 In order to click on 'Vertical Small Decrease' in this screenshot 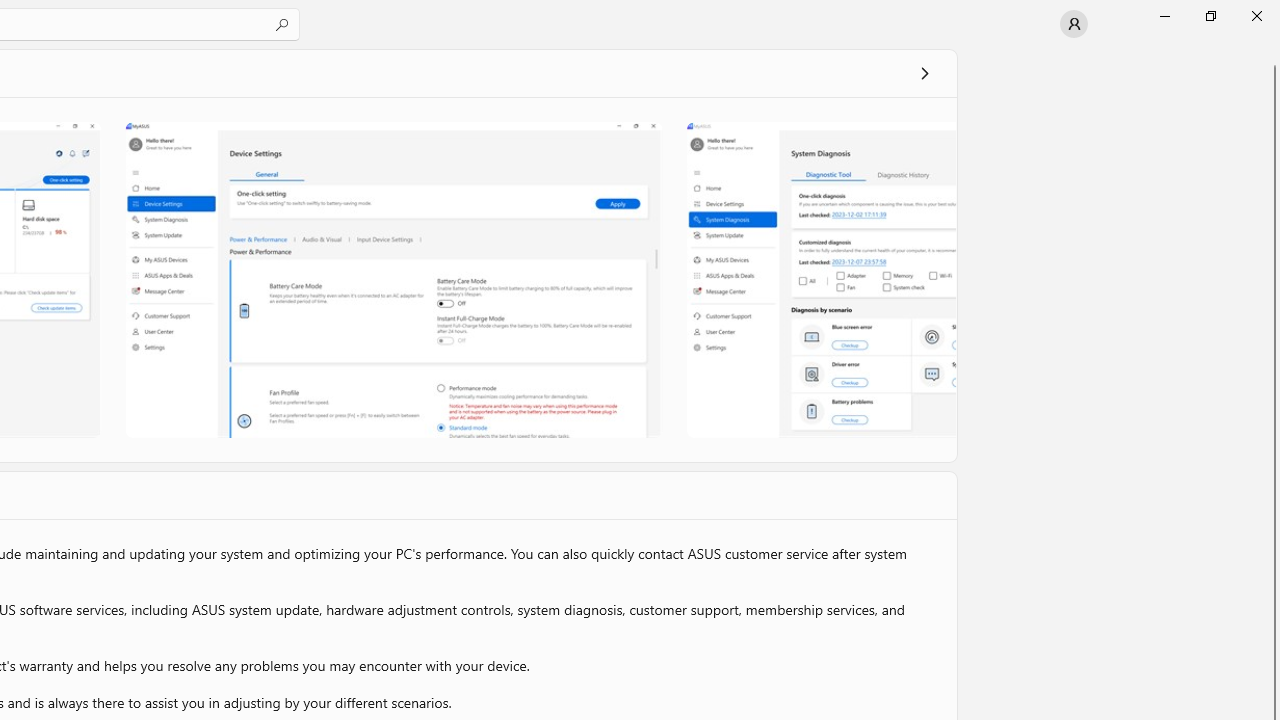, I will do `click(1271, 54)`.